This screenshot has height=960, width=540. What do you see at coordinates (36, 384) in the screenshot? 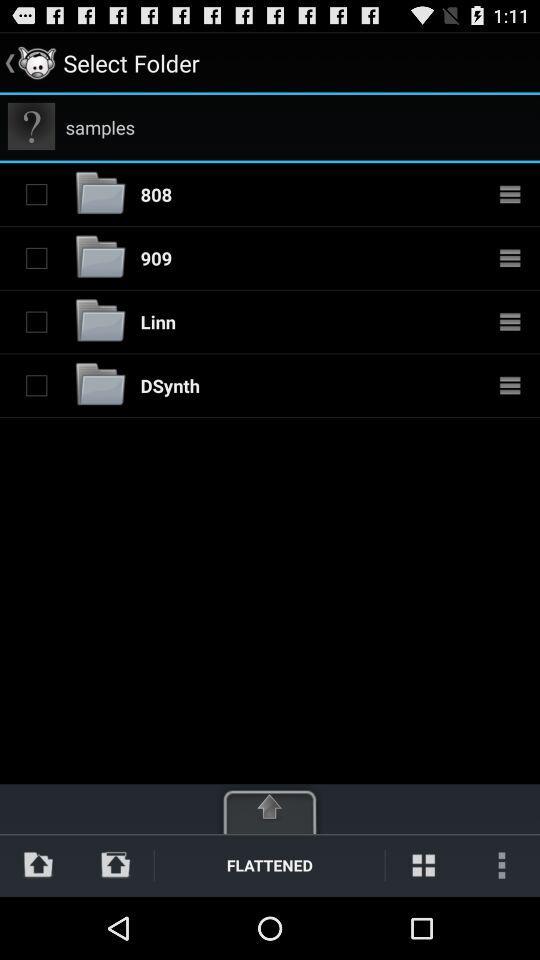
I see `folder` at bounding box center [36, 384].